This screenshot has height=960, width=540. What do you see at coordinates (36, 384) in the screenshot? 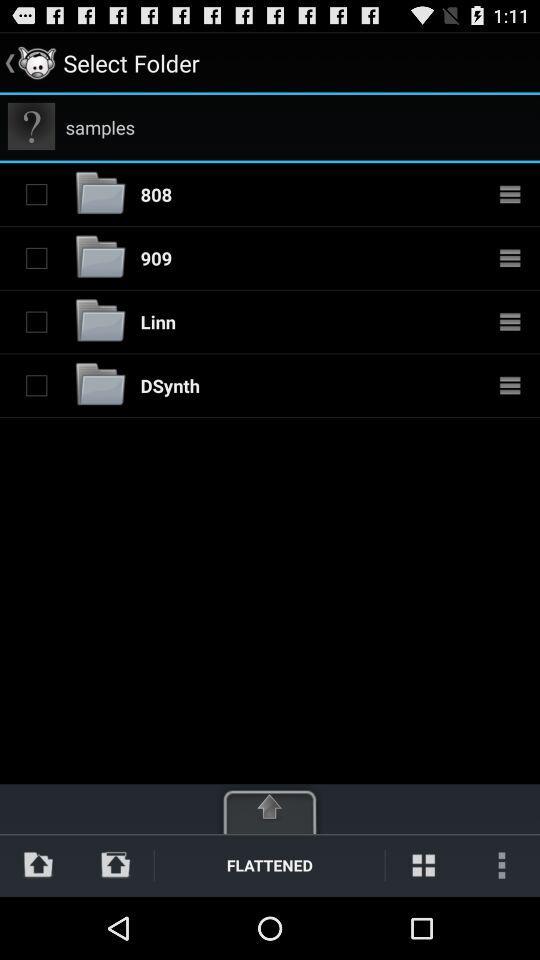
I see `folder` at bounding box center [36, 384].